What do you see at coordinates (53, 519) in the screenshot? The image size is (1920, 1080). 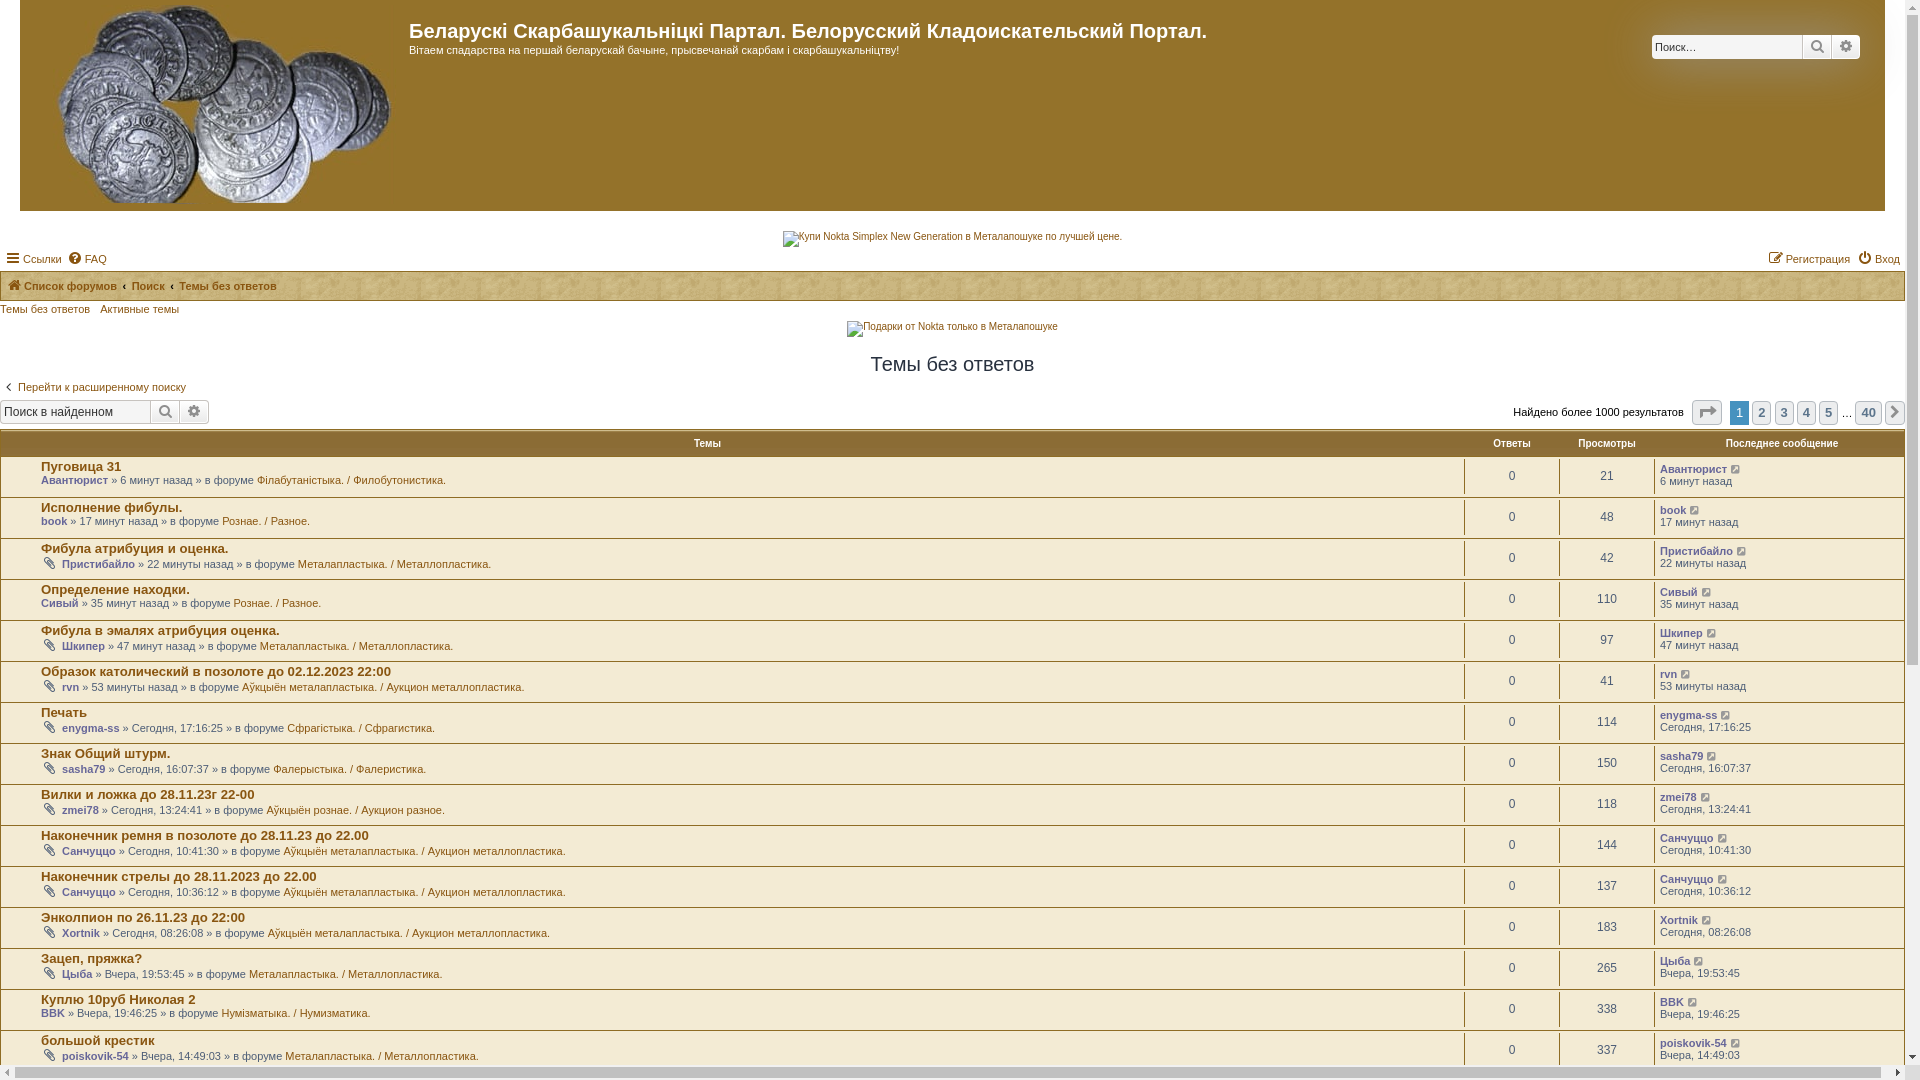 I see `'book'` at bounding box center [53, 519].